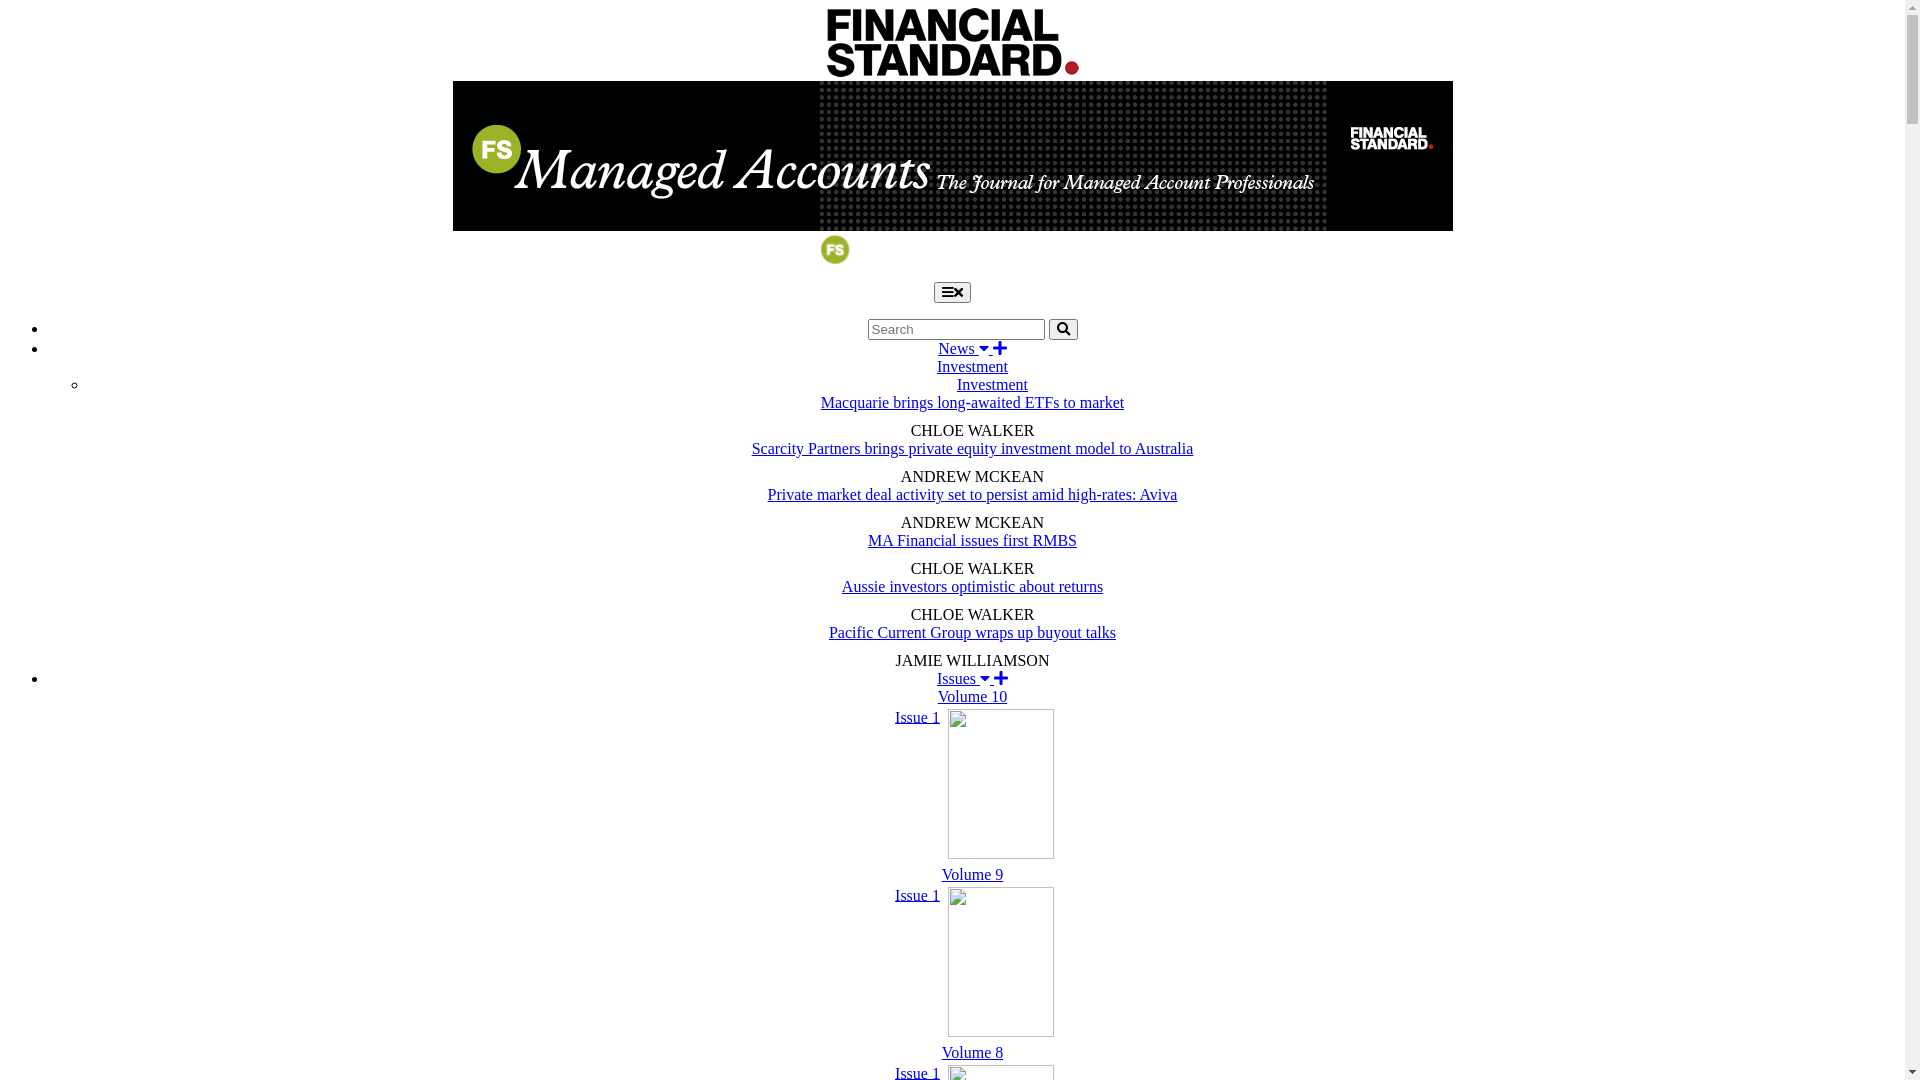 This screenshot has height=1080, width=1920. I want to click on 'Volume 10', so click(972, 695).